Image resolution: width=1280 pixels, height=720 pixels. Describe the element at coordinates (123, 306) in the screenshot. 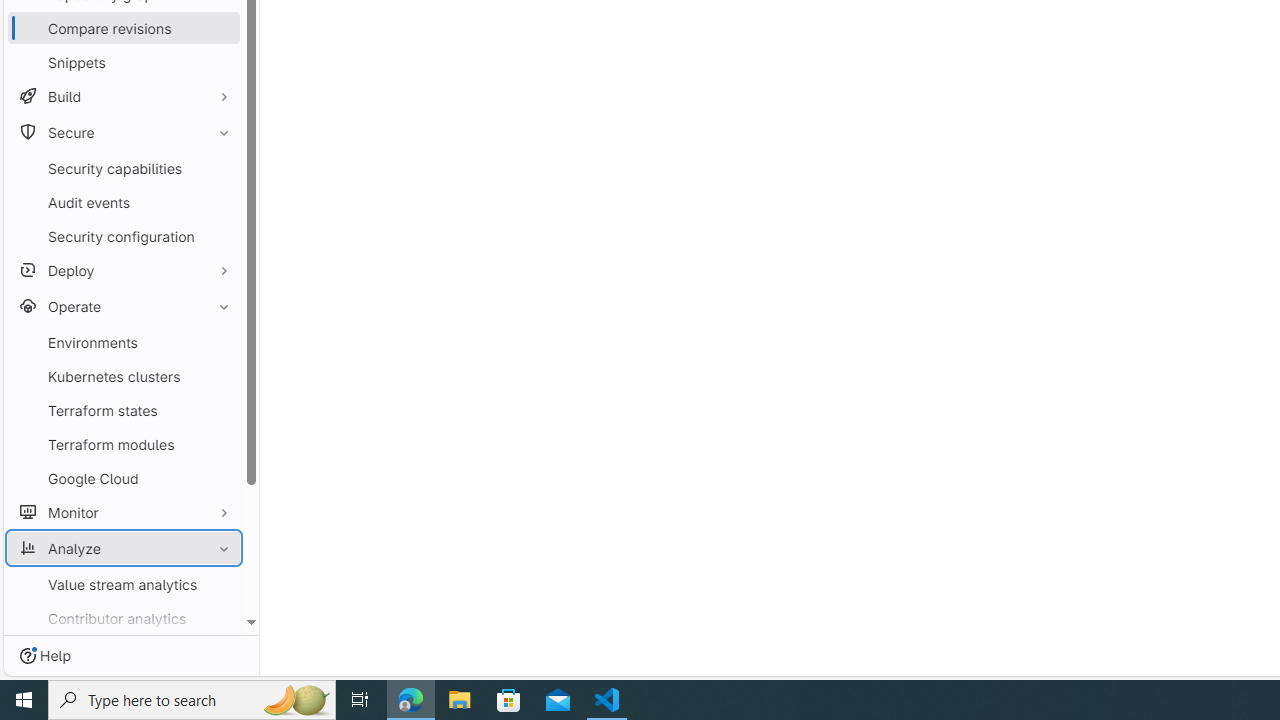

I see `'Operate'` at that location.